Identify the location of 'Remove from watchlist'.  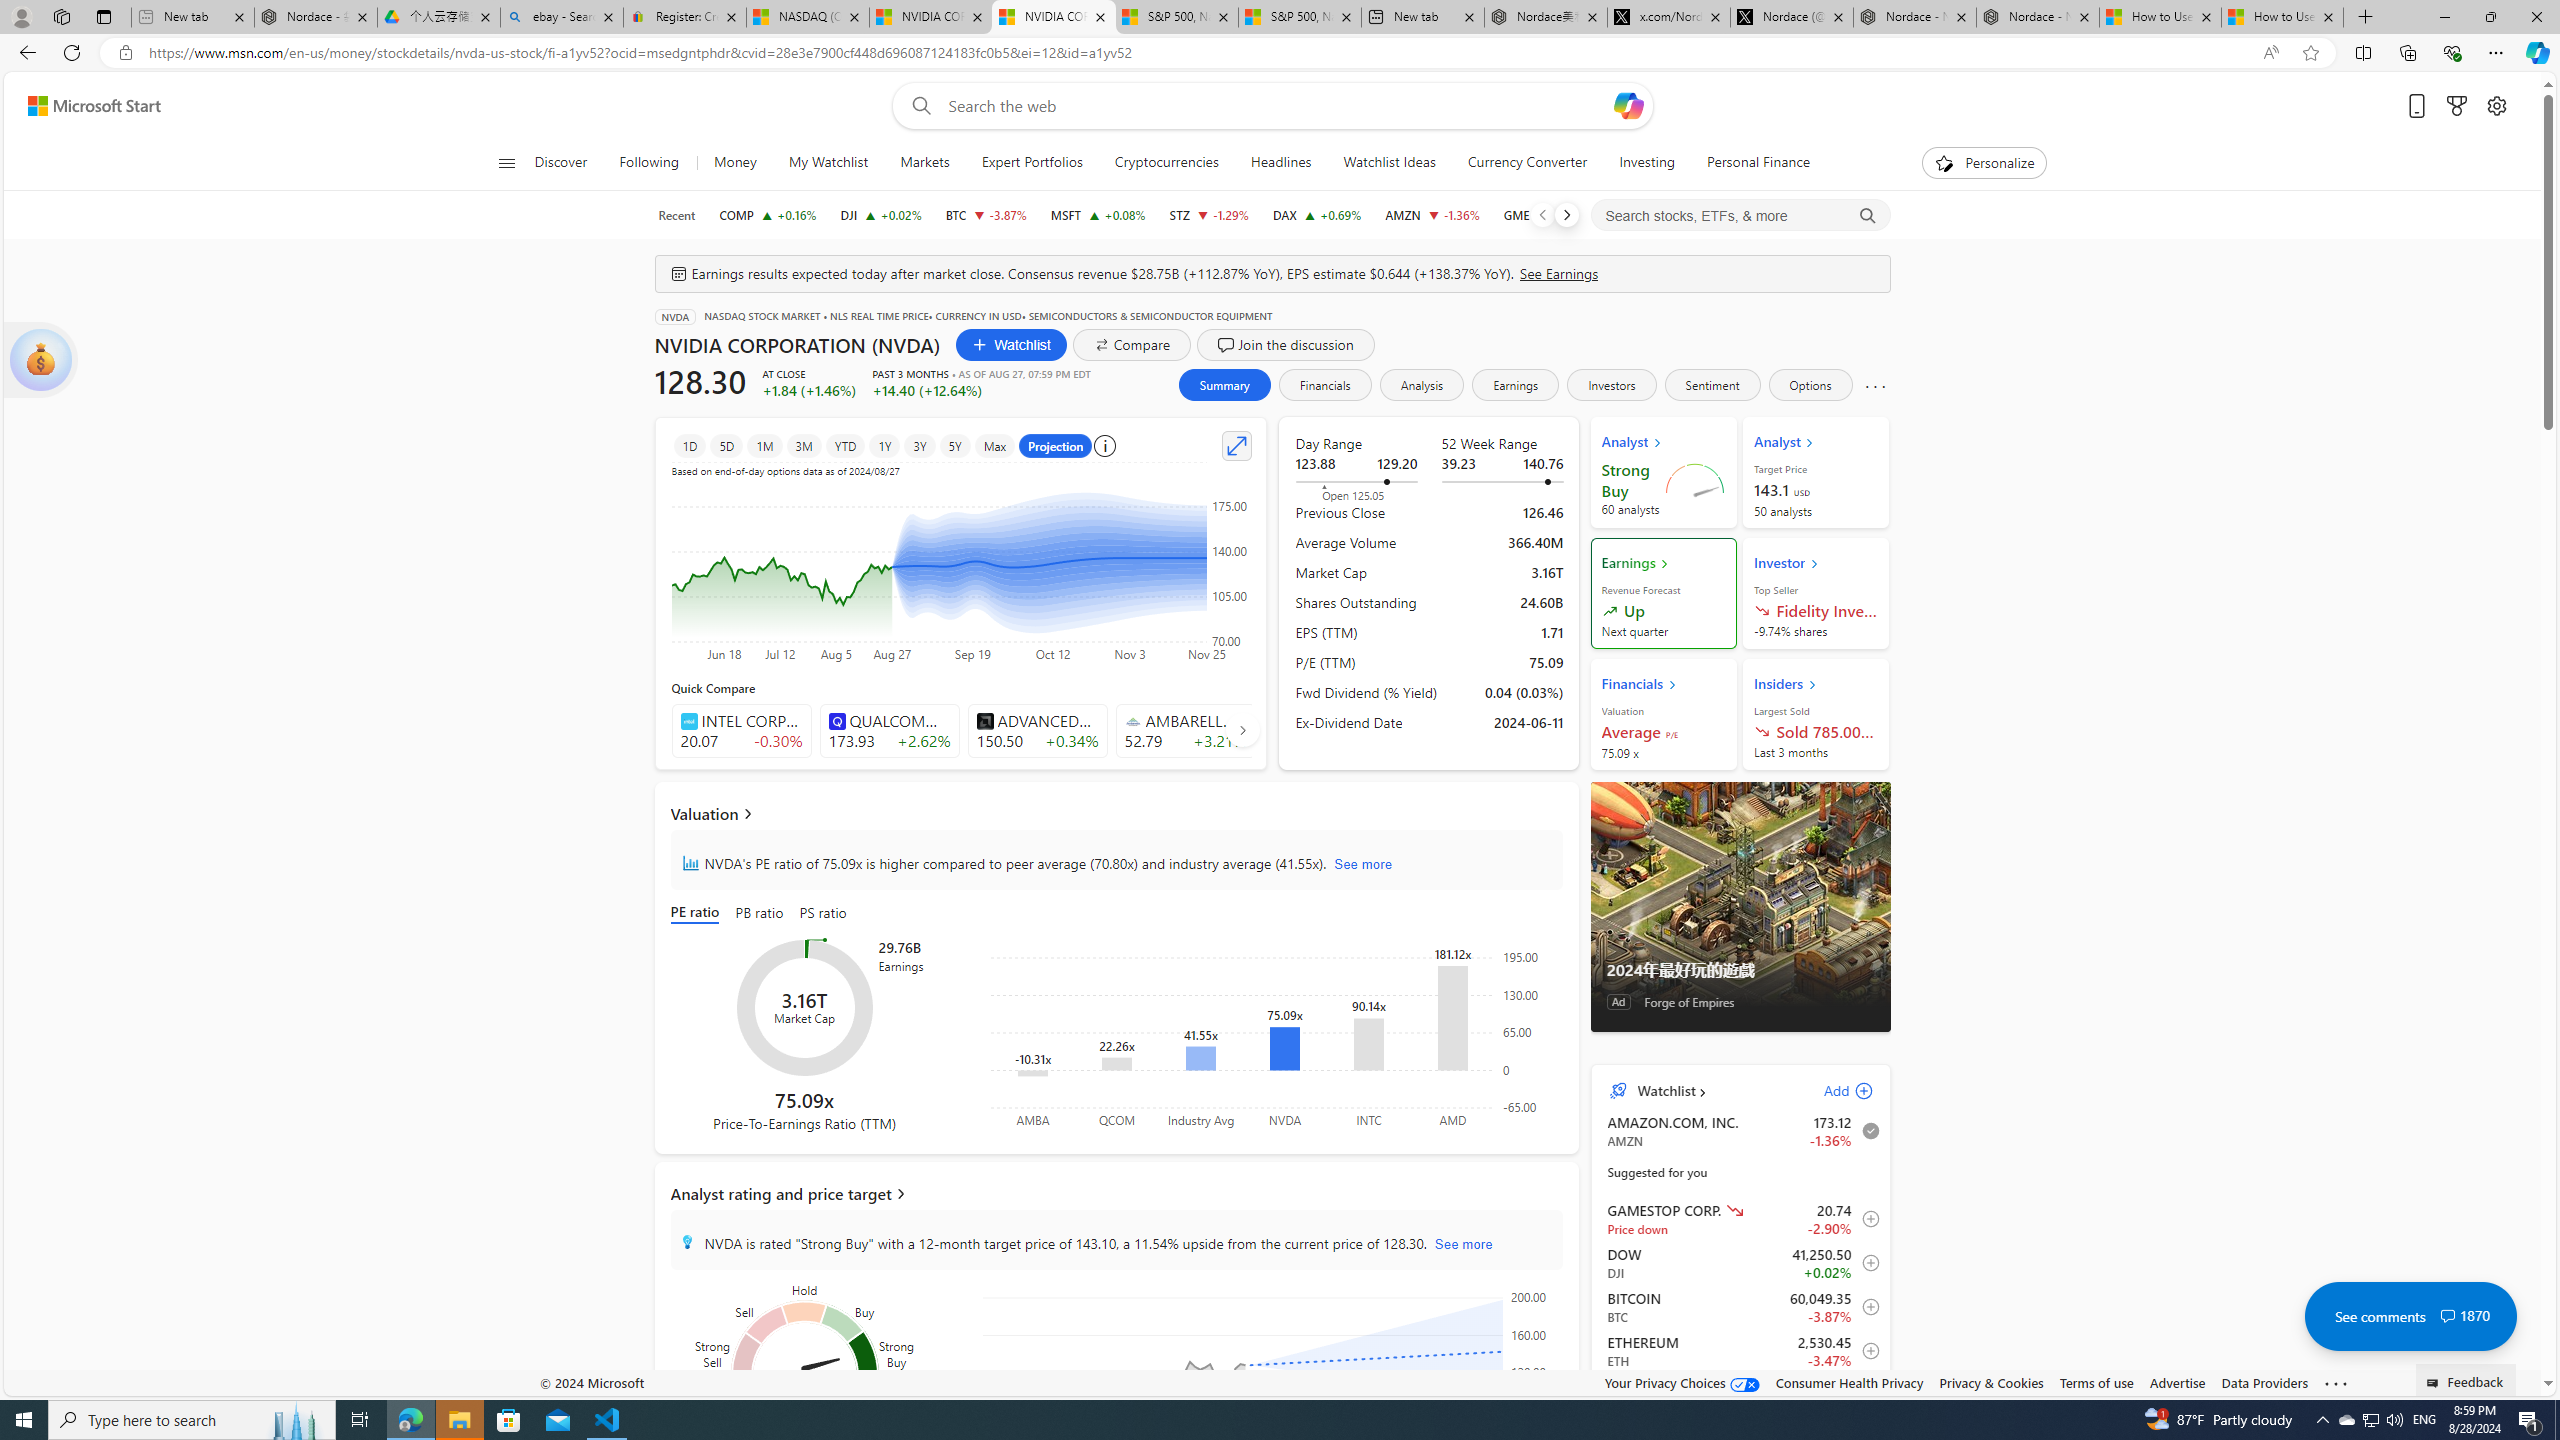
(1866, 1129).